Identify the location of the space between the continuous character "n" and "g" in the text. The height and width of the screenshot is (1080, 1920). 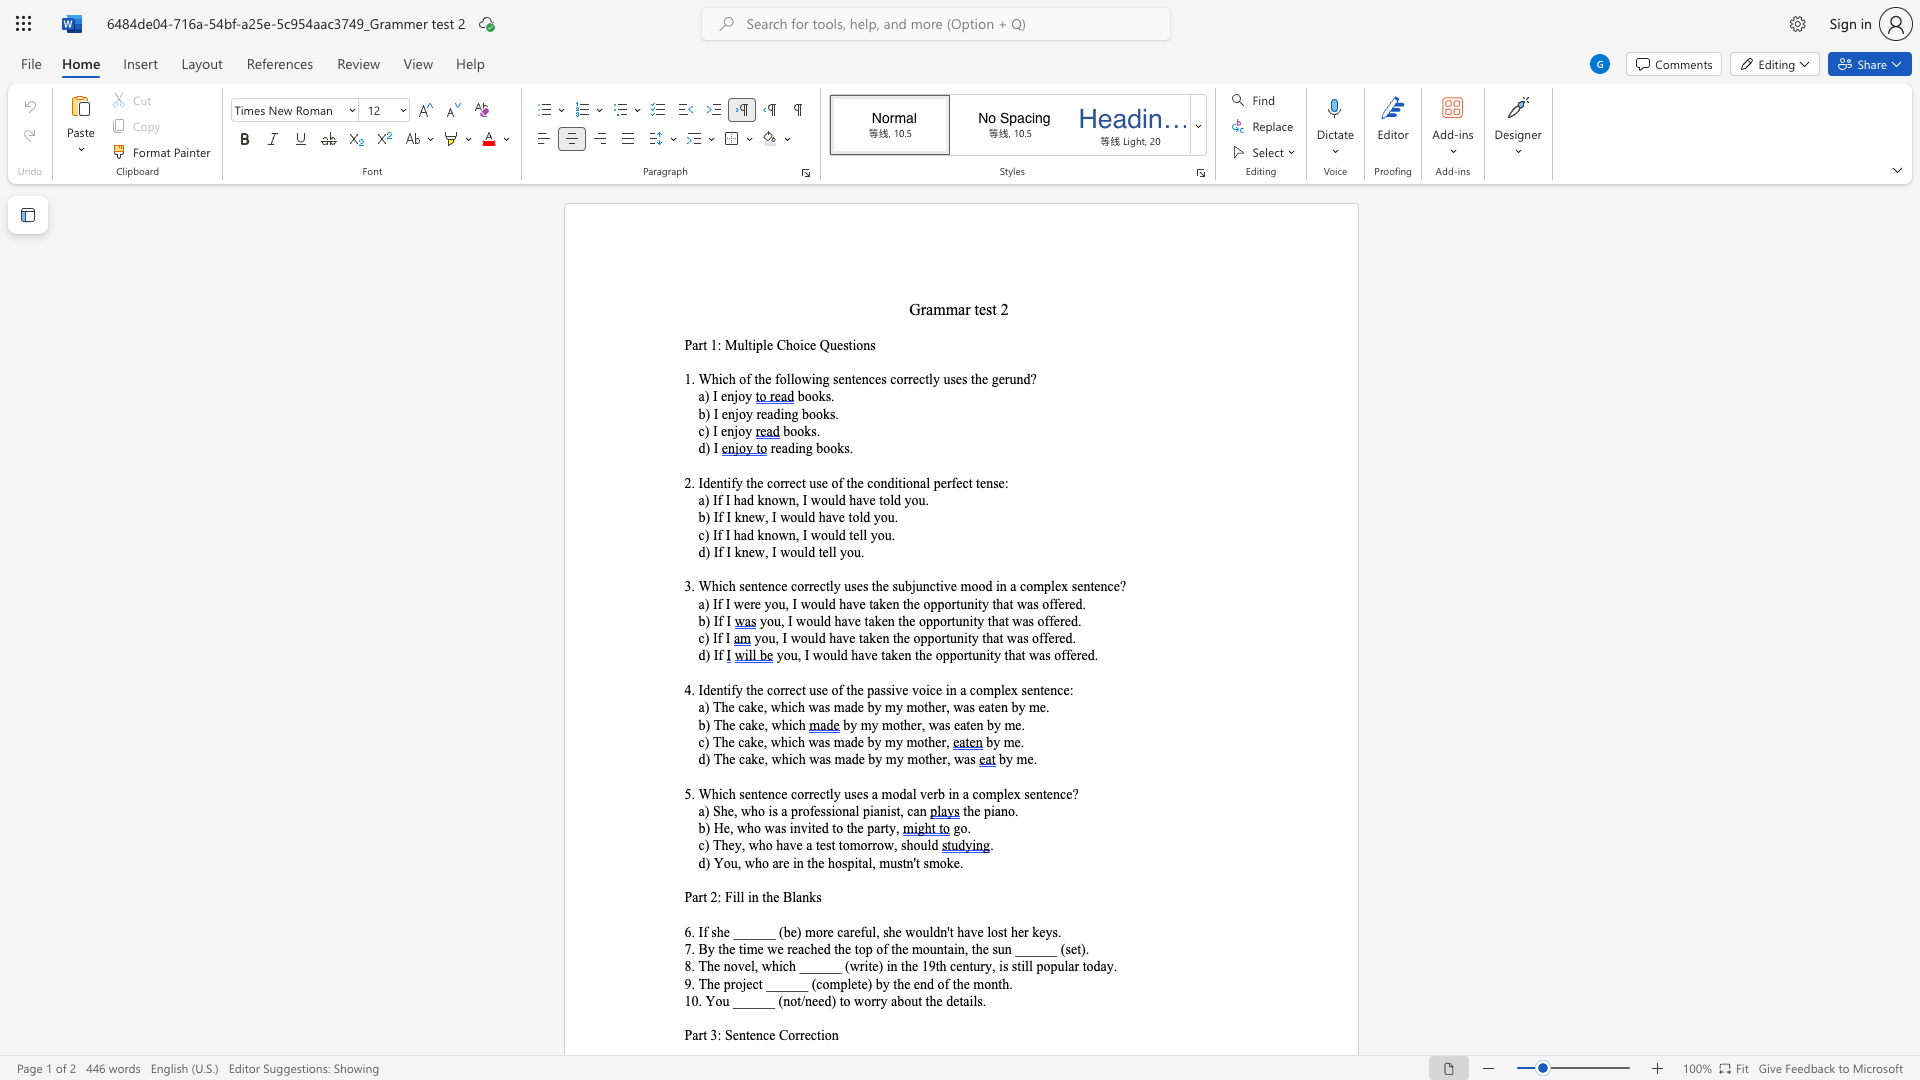
(805, 447).